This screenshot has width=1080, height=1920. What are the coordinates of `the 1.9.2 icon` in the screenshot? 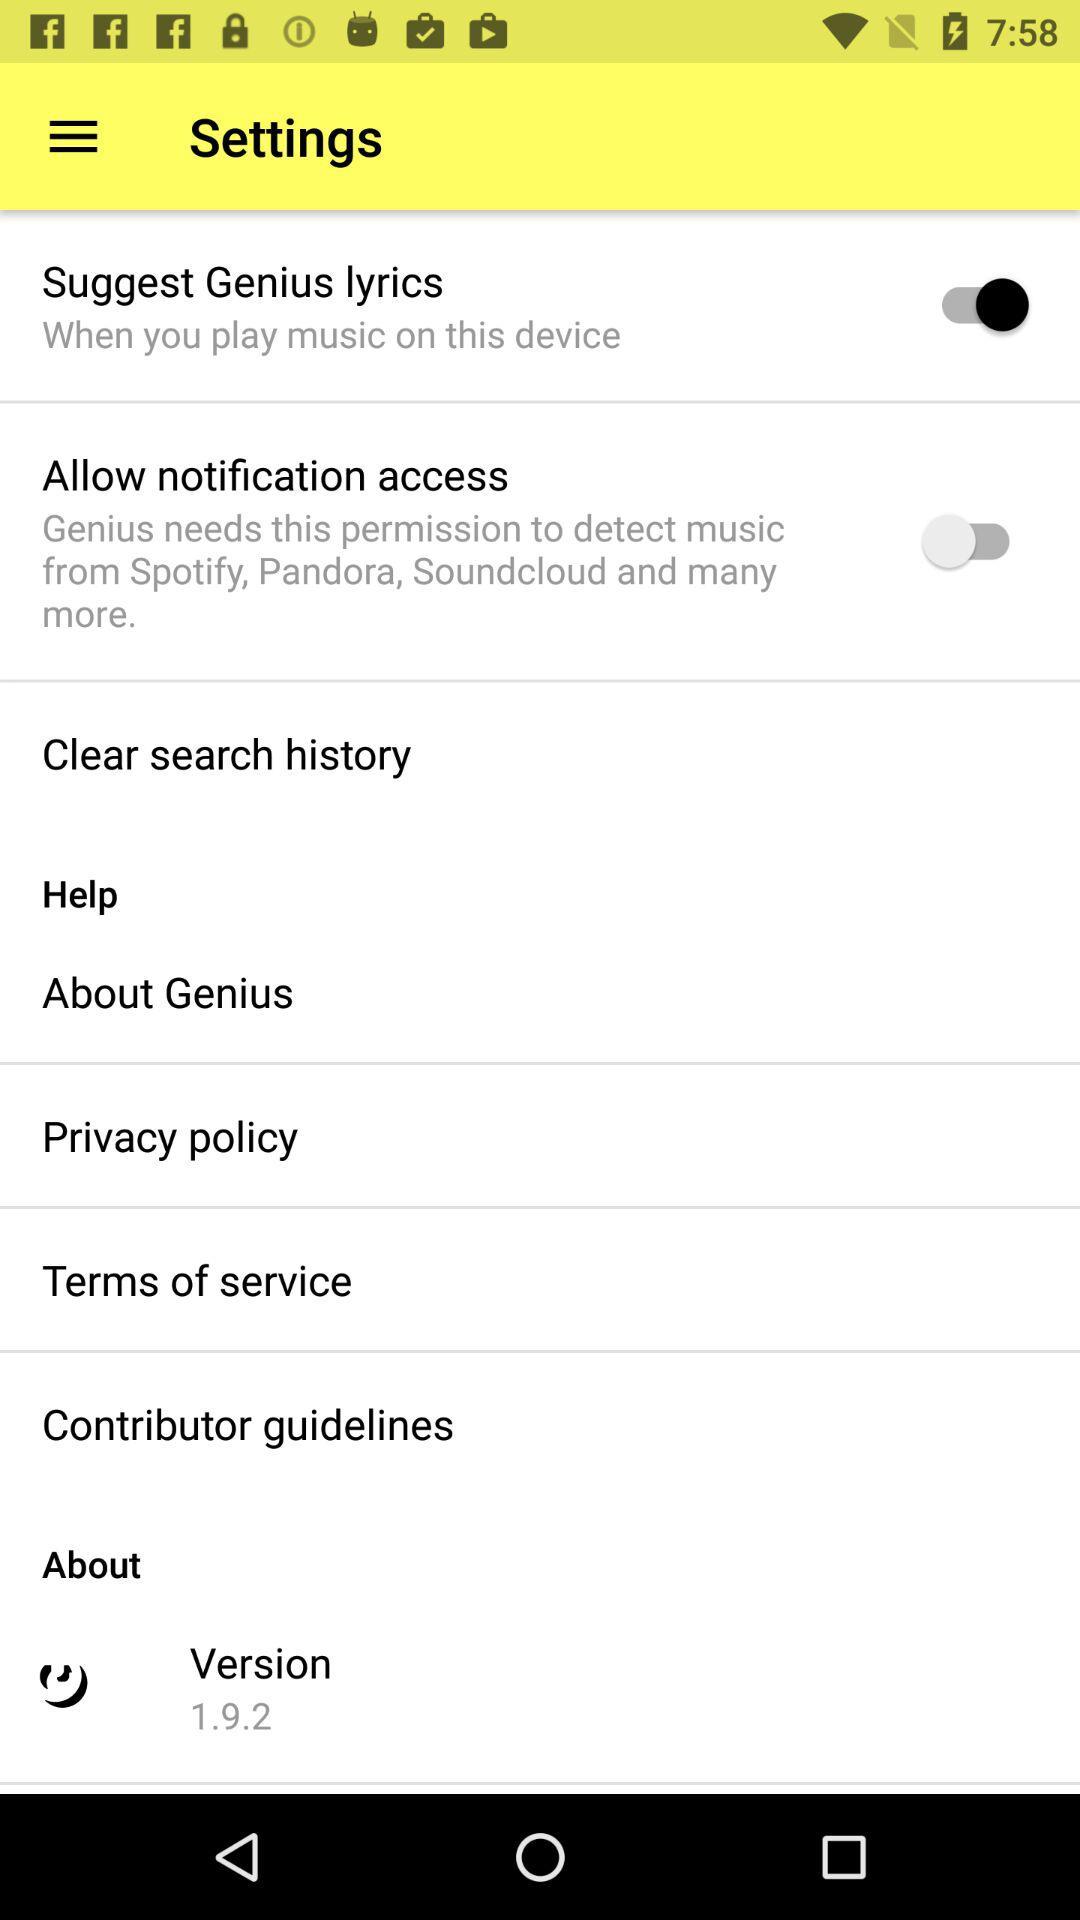 It's located at (230, 1714).